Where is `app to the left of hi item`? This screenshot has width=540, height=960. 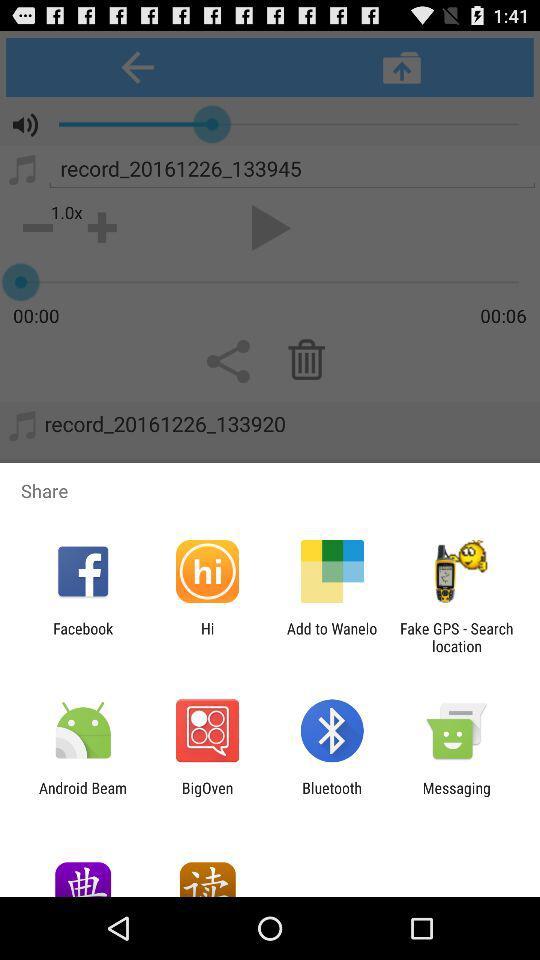 app to the left of hi item is located at coordinates (82, 636).